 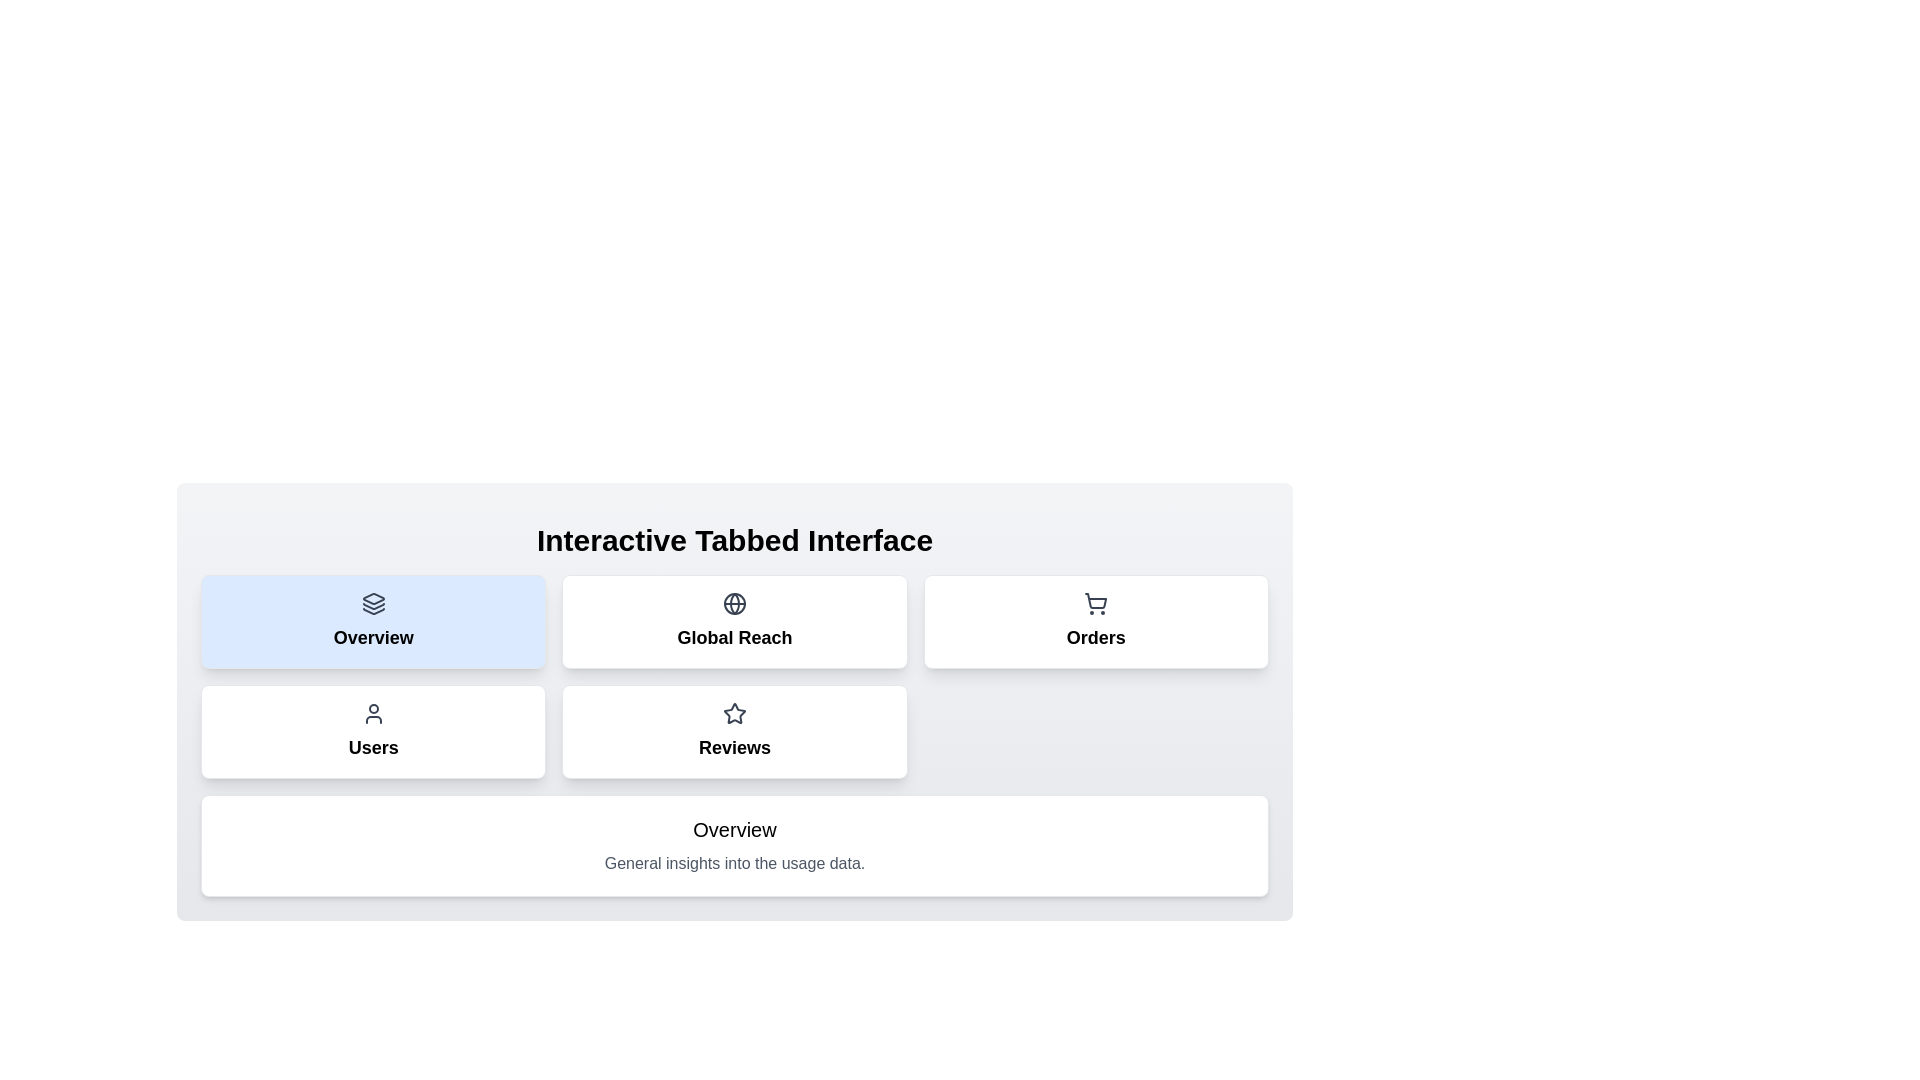 I want to click on the tab labeled Global Reach, so click(x=733, y=620).